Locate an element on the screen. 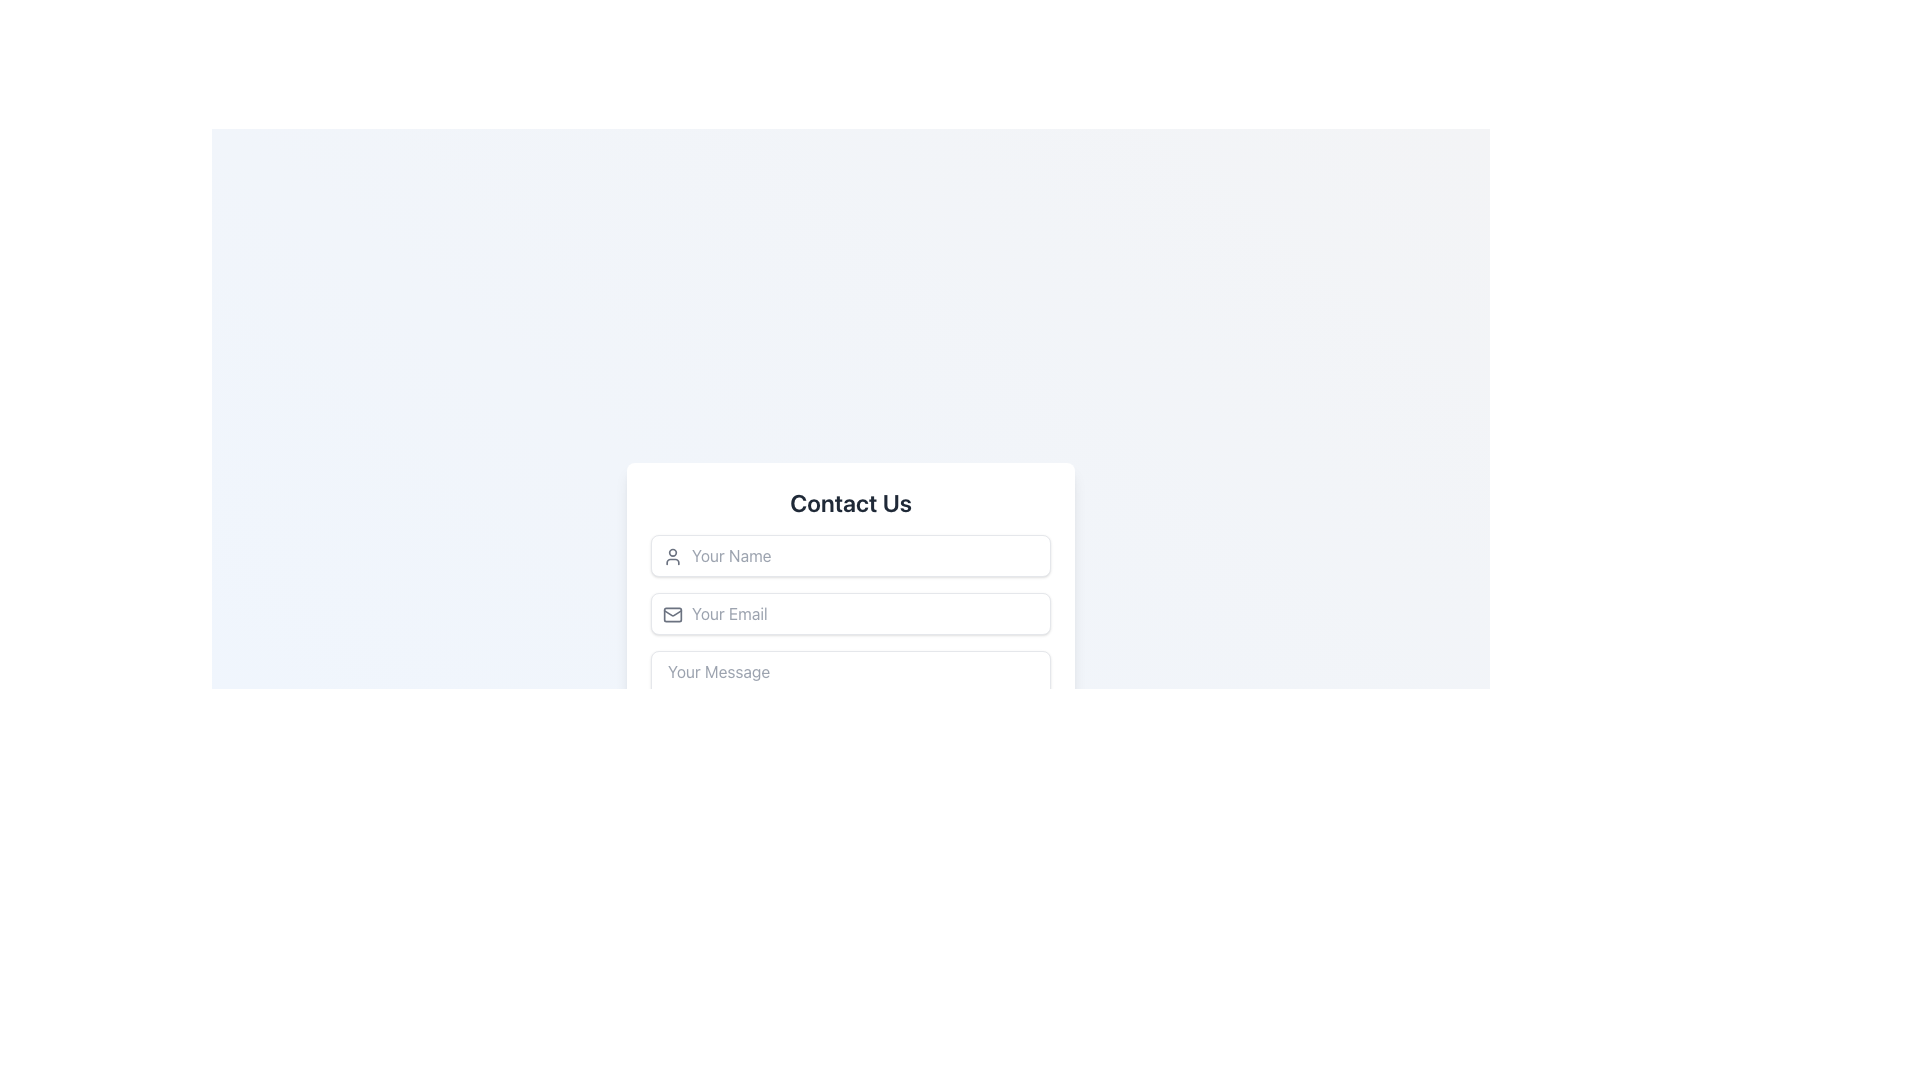 This screenshot has height=1080, width=1920. the SVG rectangle element that forms the base of the envelope icon located to the left of the email input field in the contact form is located at coordinates (672, 613).